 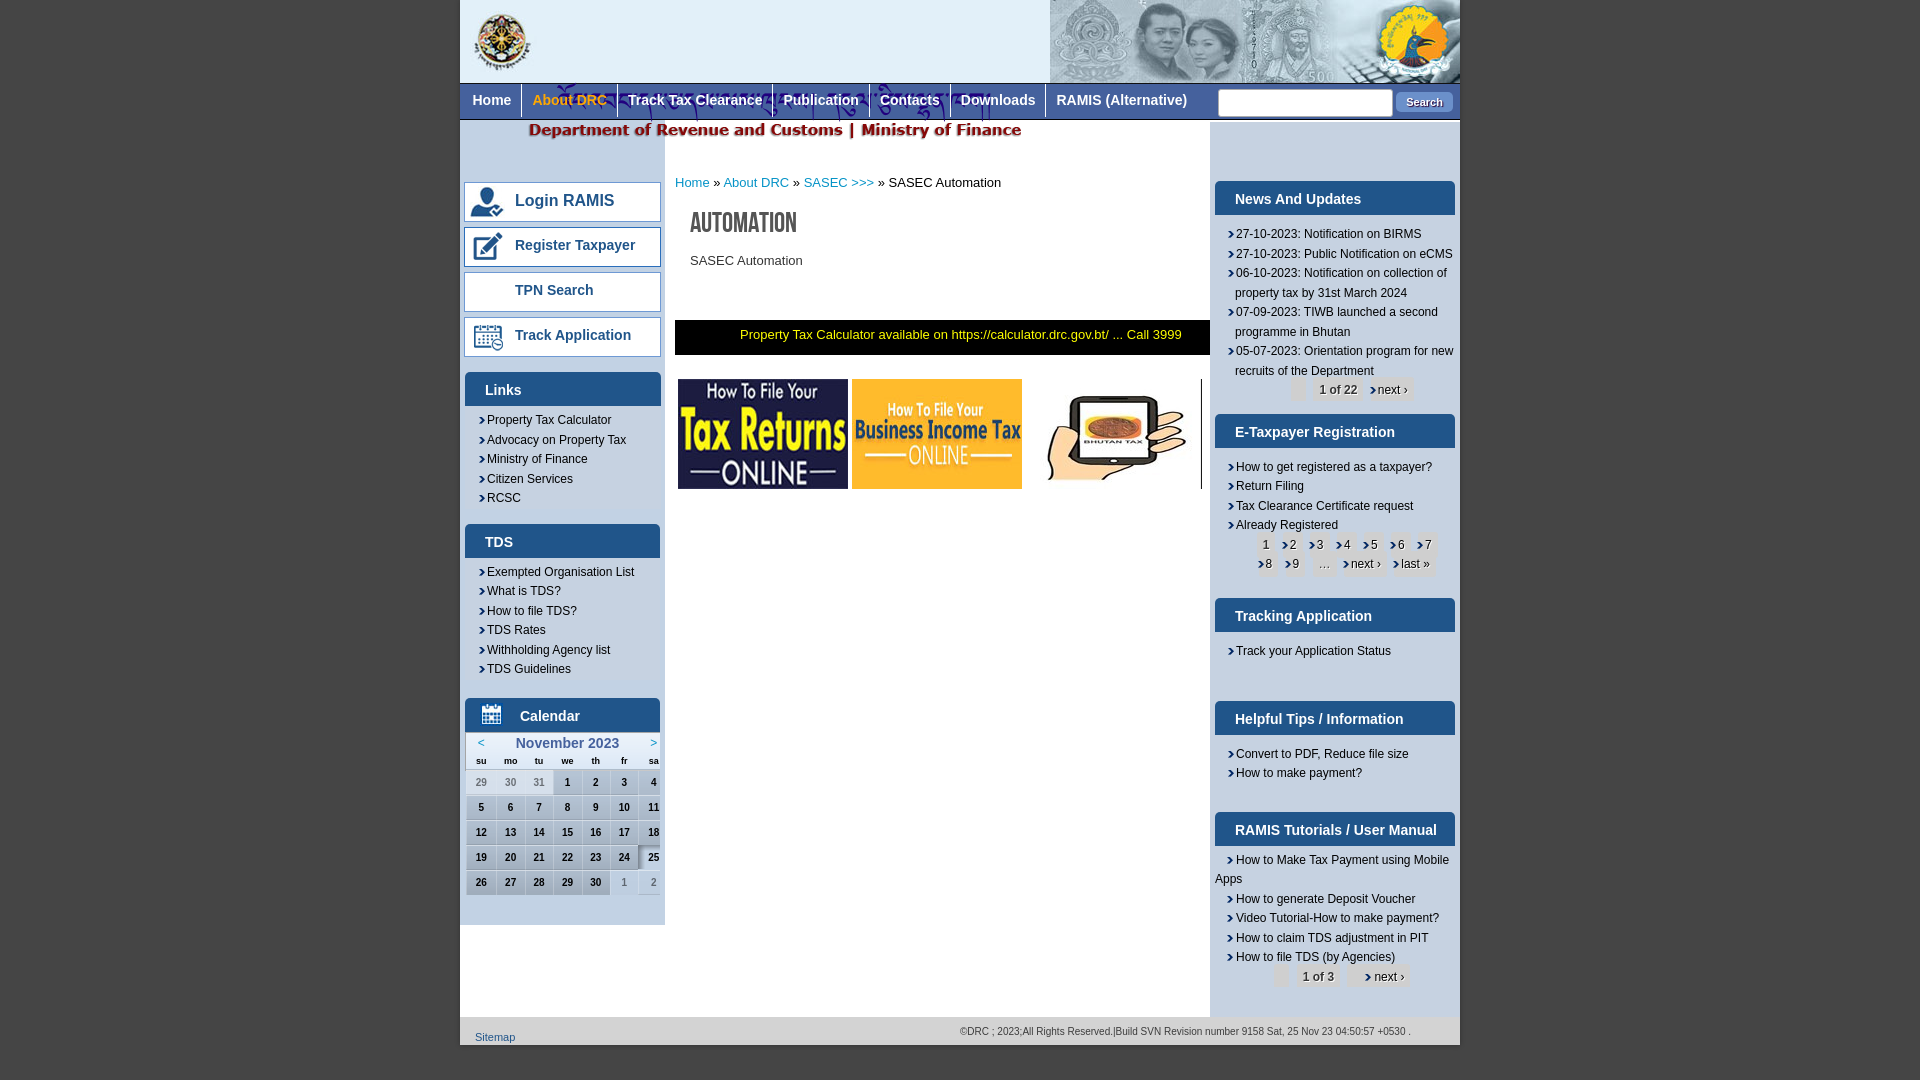 What do you see at coordinates (564, 200) in the screenshot?
I see `'Login RAMIS'` at bounding box center [564, 200].